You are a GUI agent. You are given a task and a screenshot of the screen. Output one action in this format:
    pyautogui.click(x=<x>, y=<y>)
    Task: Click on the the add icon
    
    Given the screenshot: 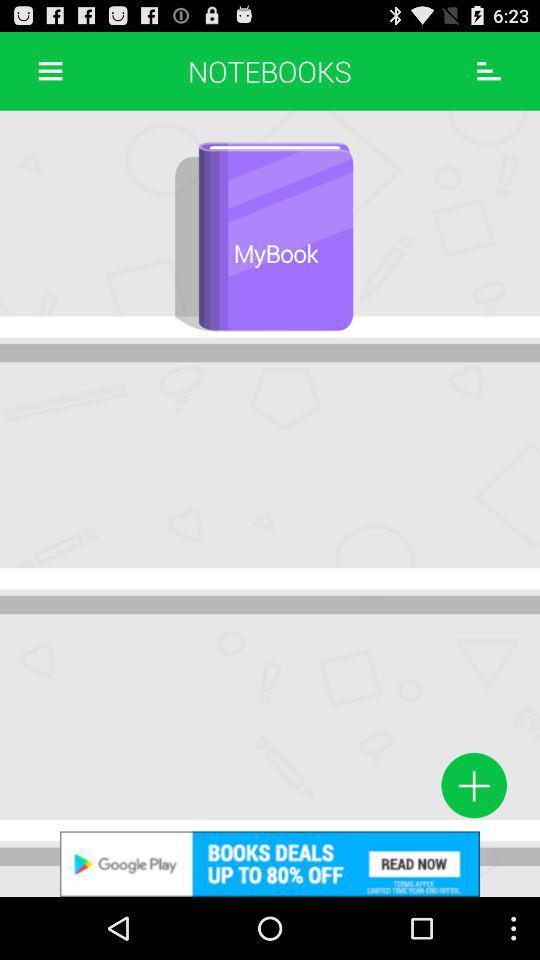 What is the action you would take?
    pyautogui.click(x=473, y=840)
    